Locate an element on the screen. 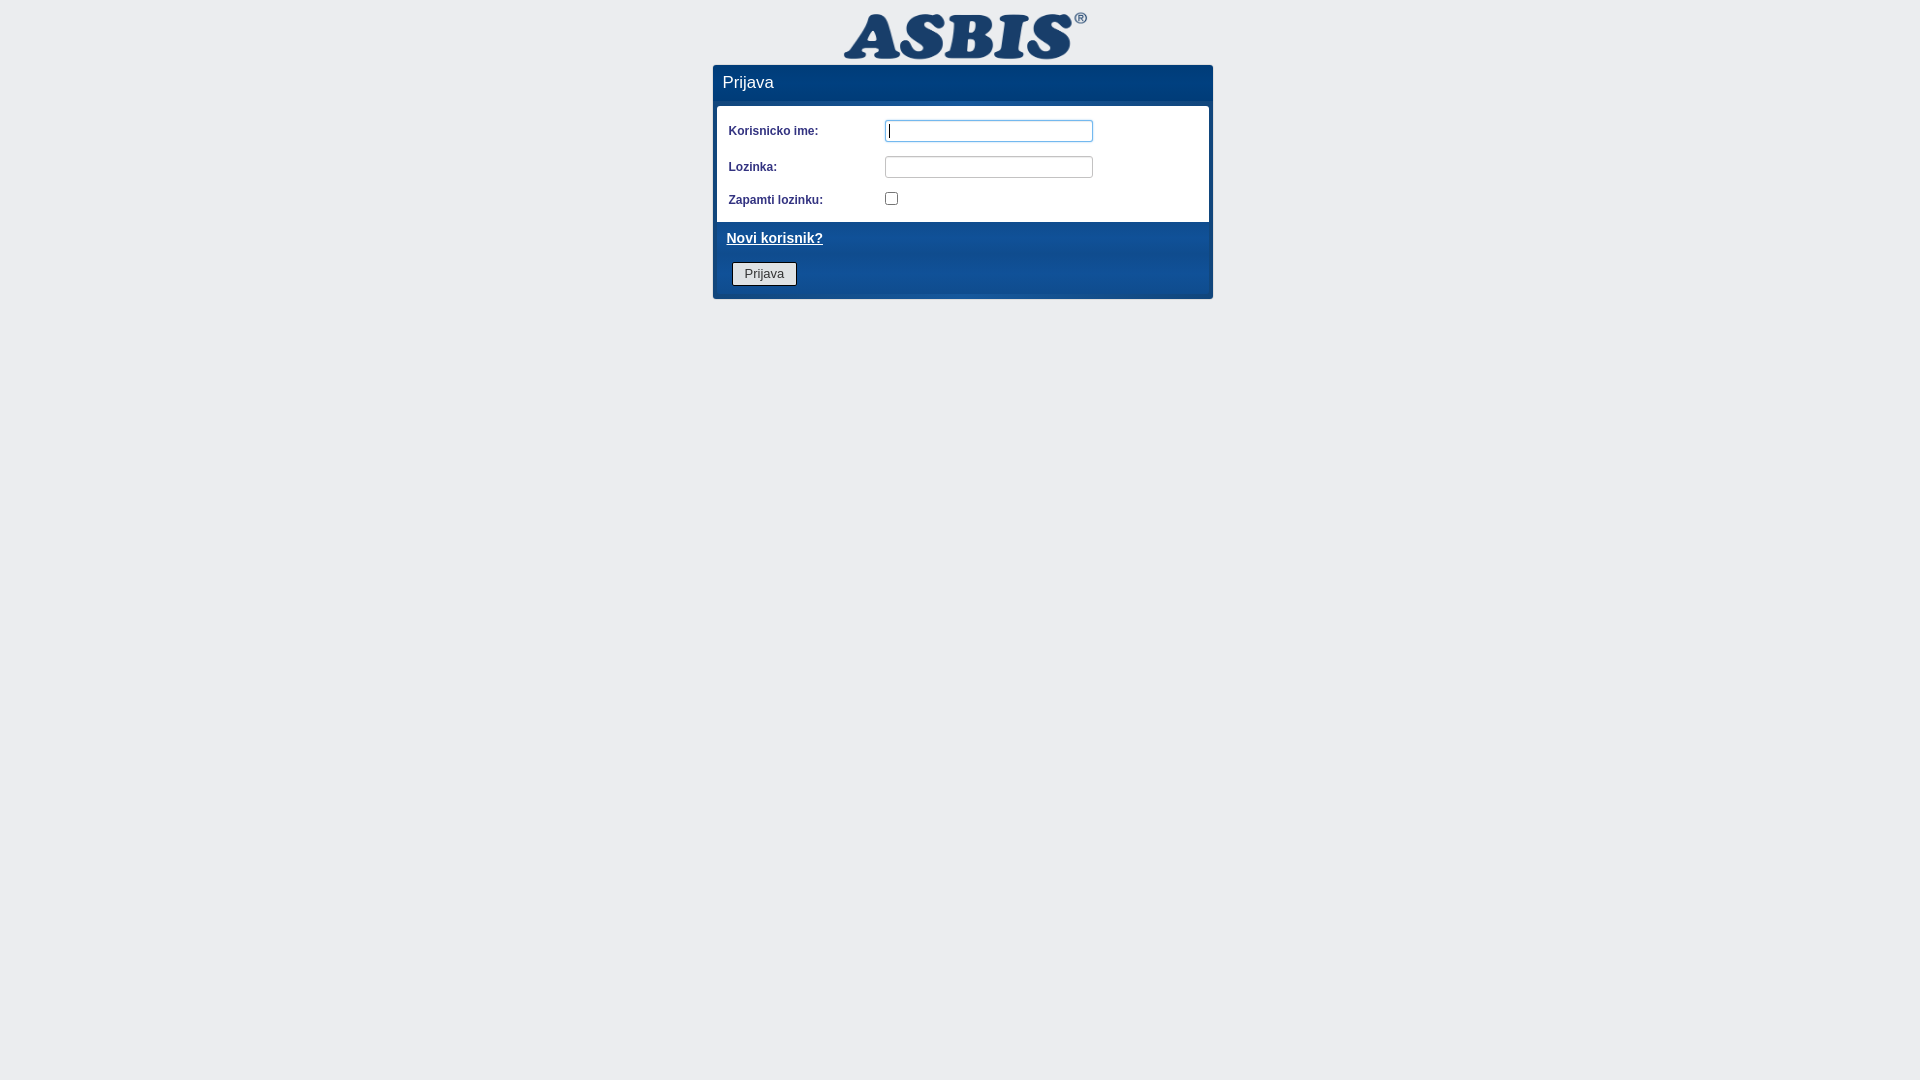  'Prijava' is located at coordinates (763, 273).